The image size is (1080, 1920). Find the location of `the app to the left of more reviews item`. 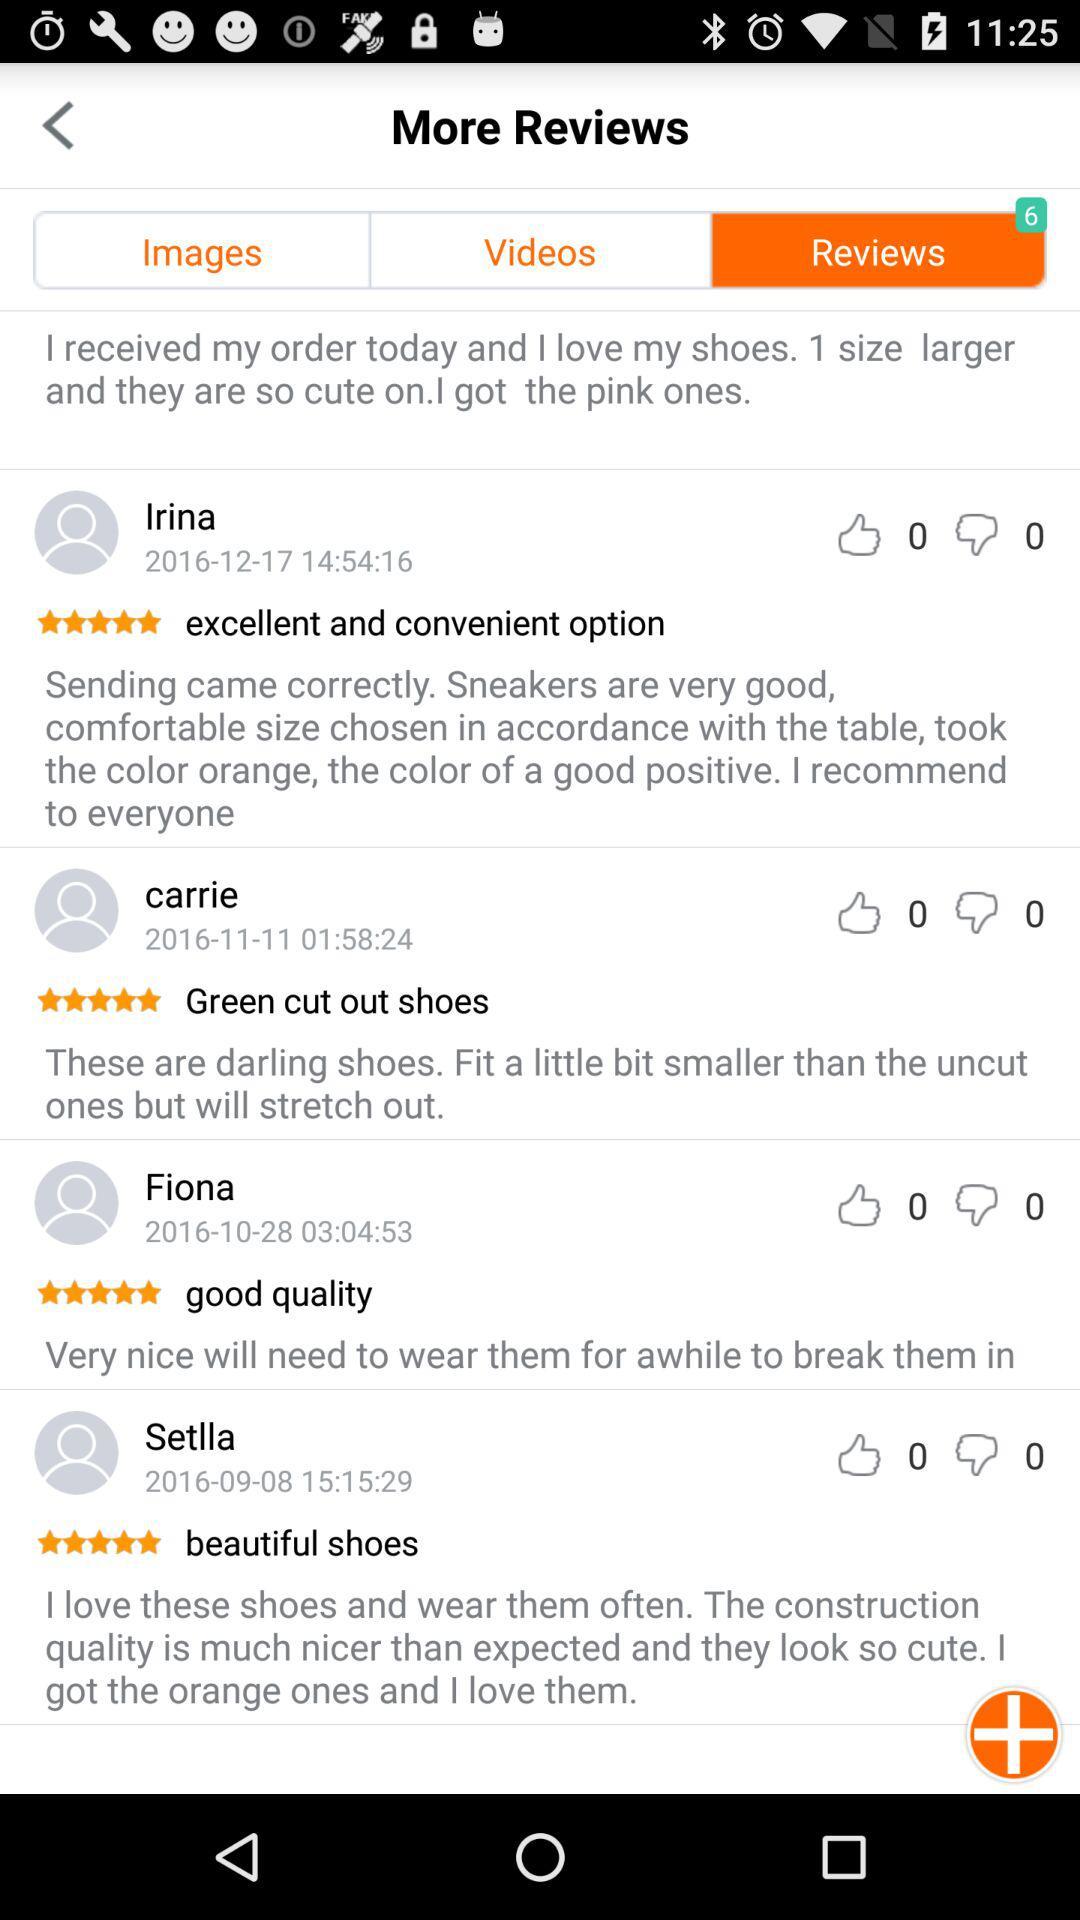

the app to the left of more reviews item is located at coordinates (56, 124).